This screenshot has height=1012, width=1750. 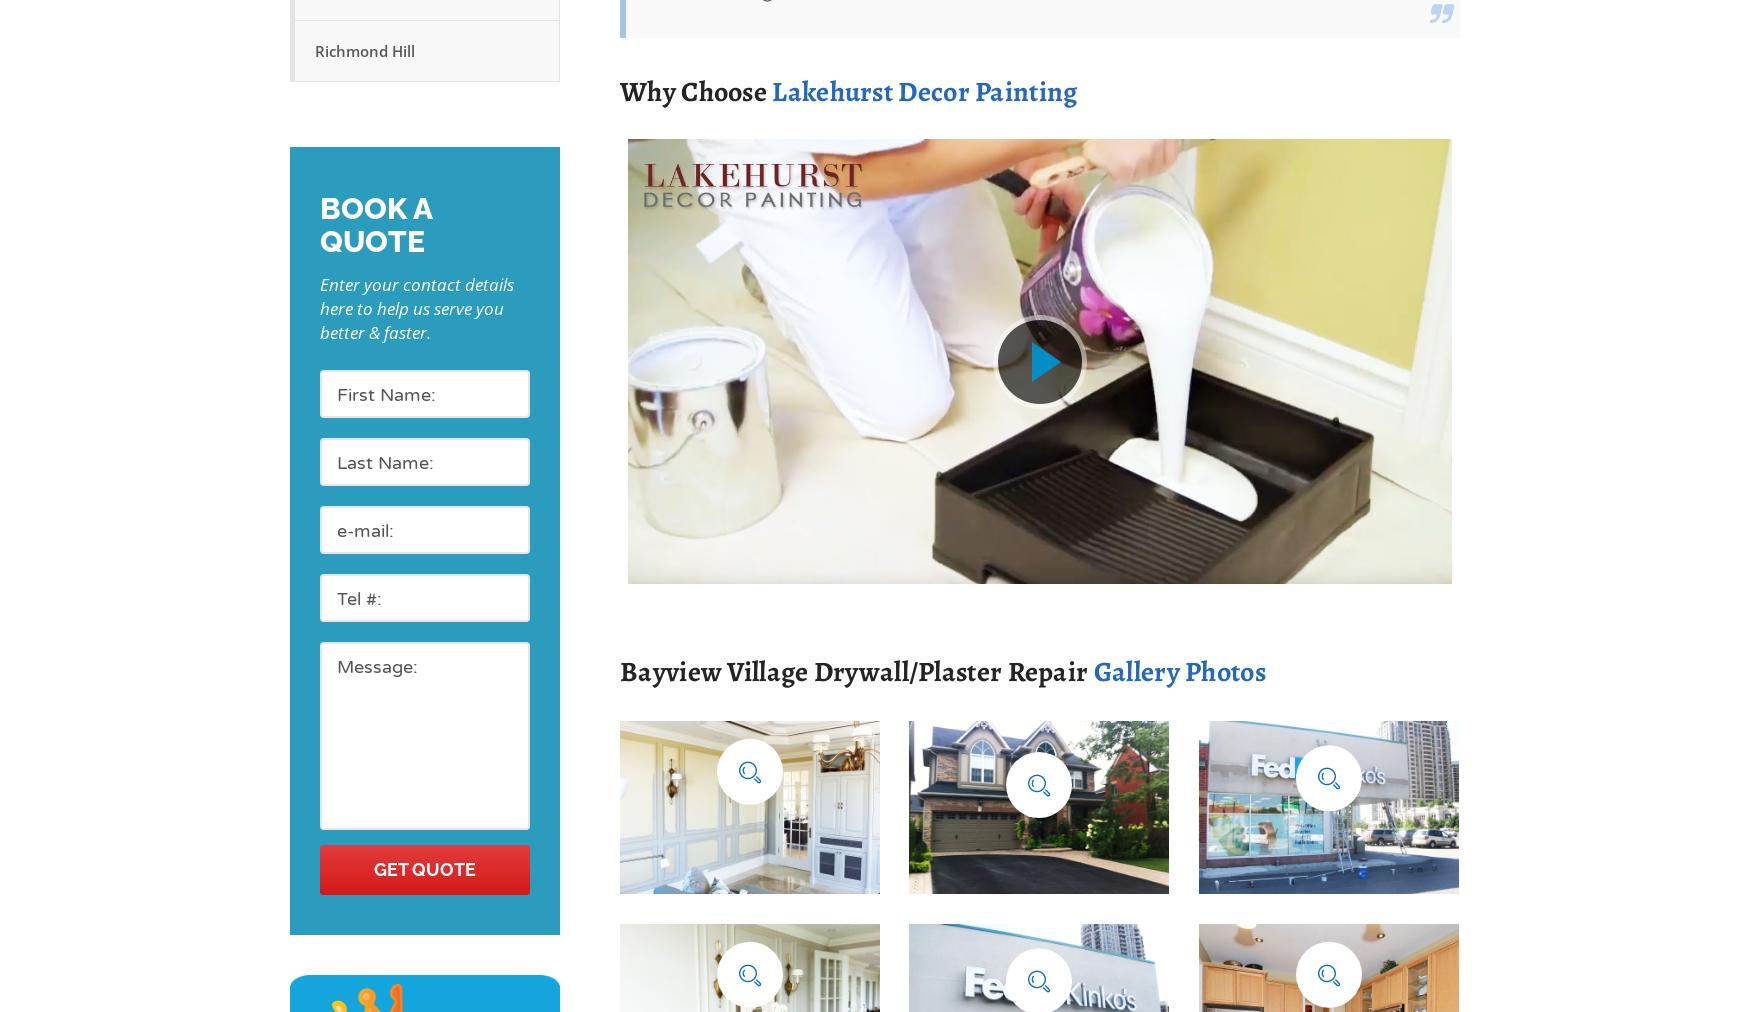 I want to click on 'House Exterior Painting', so click(x=1537, y=840).